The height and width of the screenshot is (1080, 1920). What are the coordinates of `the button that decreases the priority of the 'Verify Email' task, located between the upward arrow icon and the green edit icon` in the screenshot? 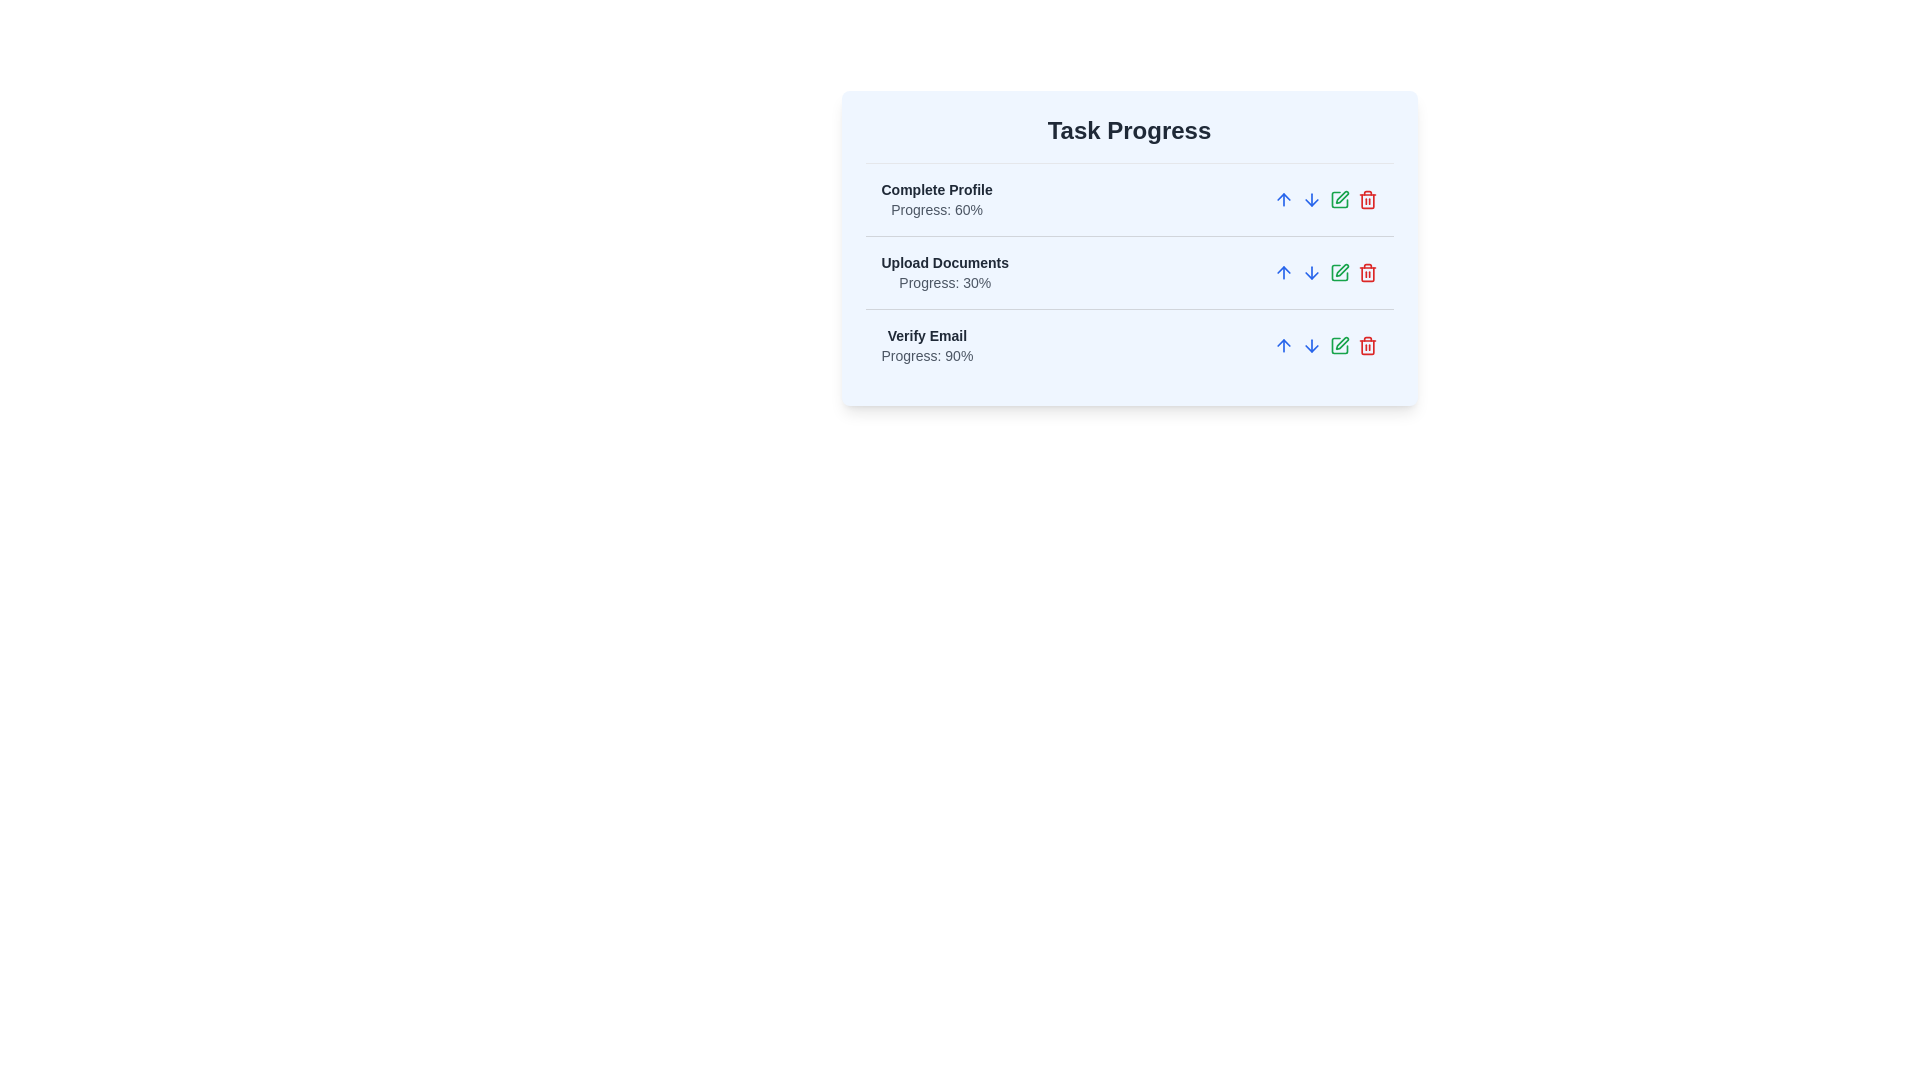 It's located at (1311, 345).